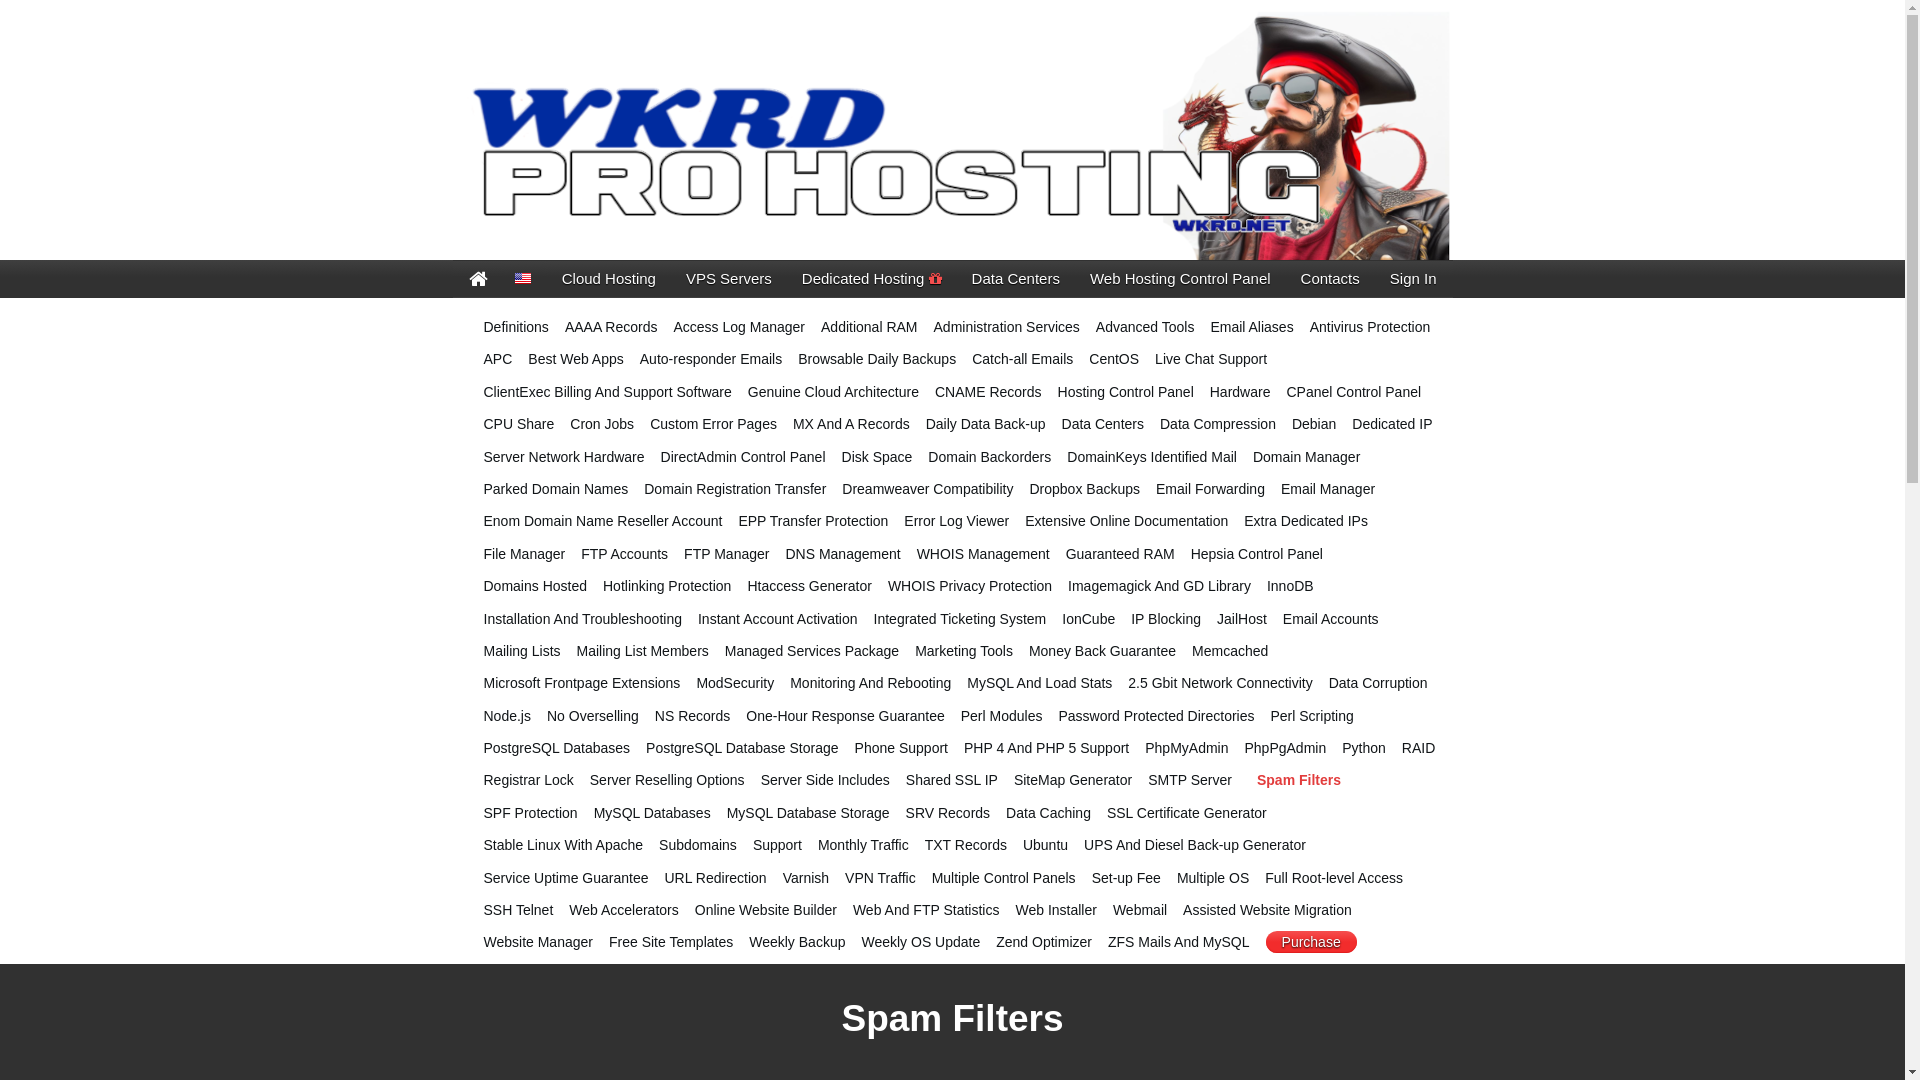 This screenshot has width=1920, height=1080. Describe the element at coordinates (1195, 844) in the screenshot. I see `'UPS And Diesel Back-up Generator'` at that location.